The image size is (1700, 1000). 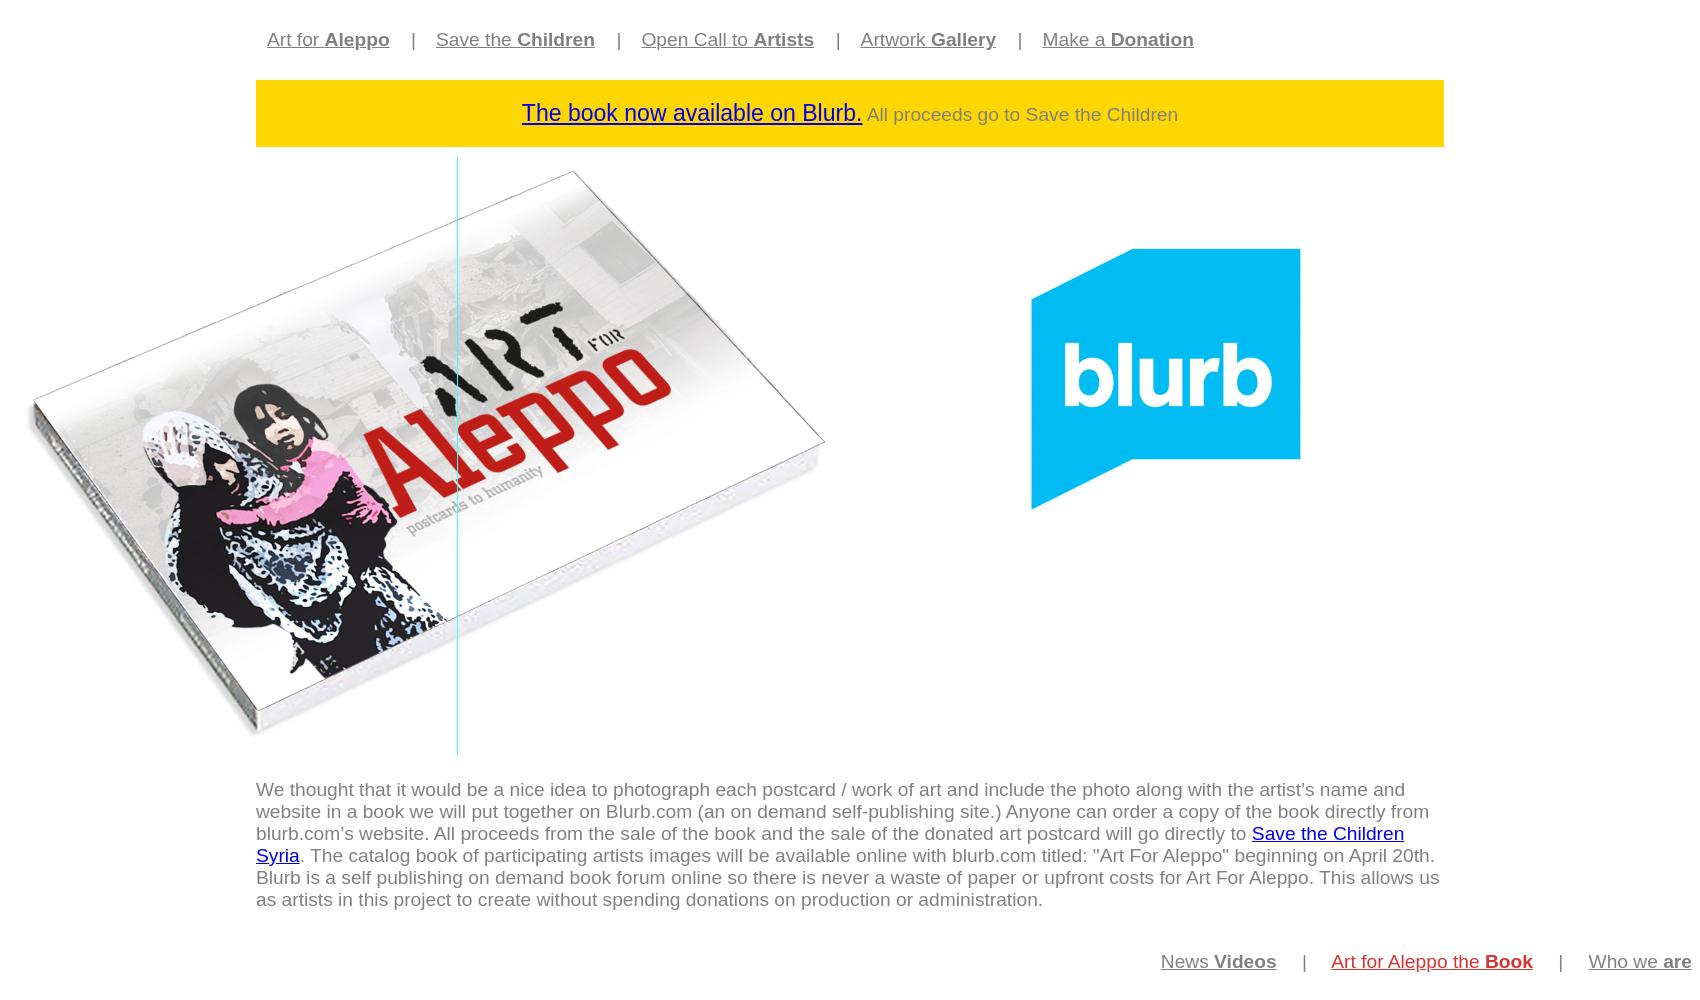 What do you see at coordinates (1482, 960) in the screenshot?
I see `'Book'` at bounding box center [1482, 960].